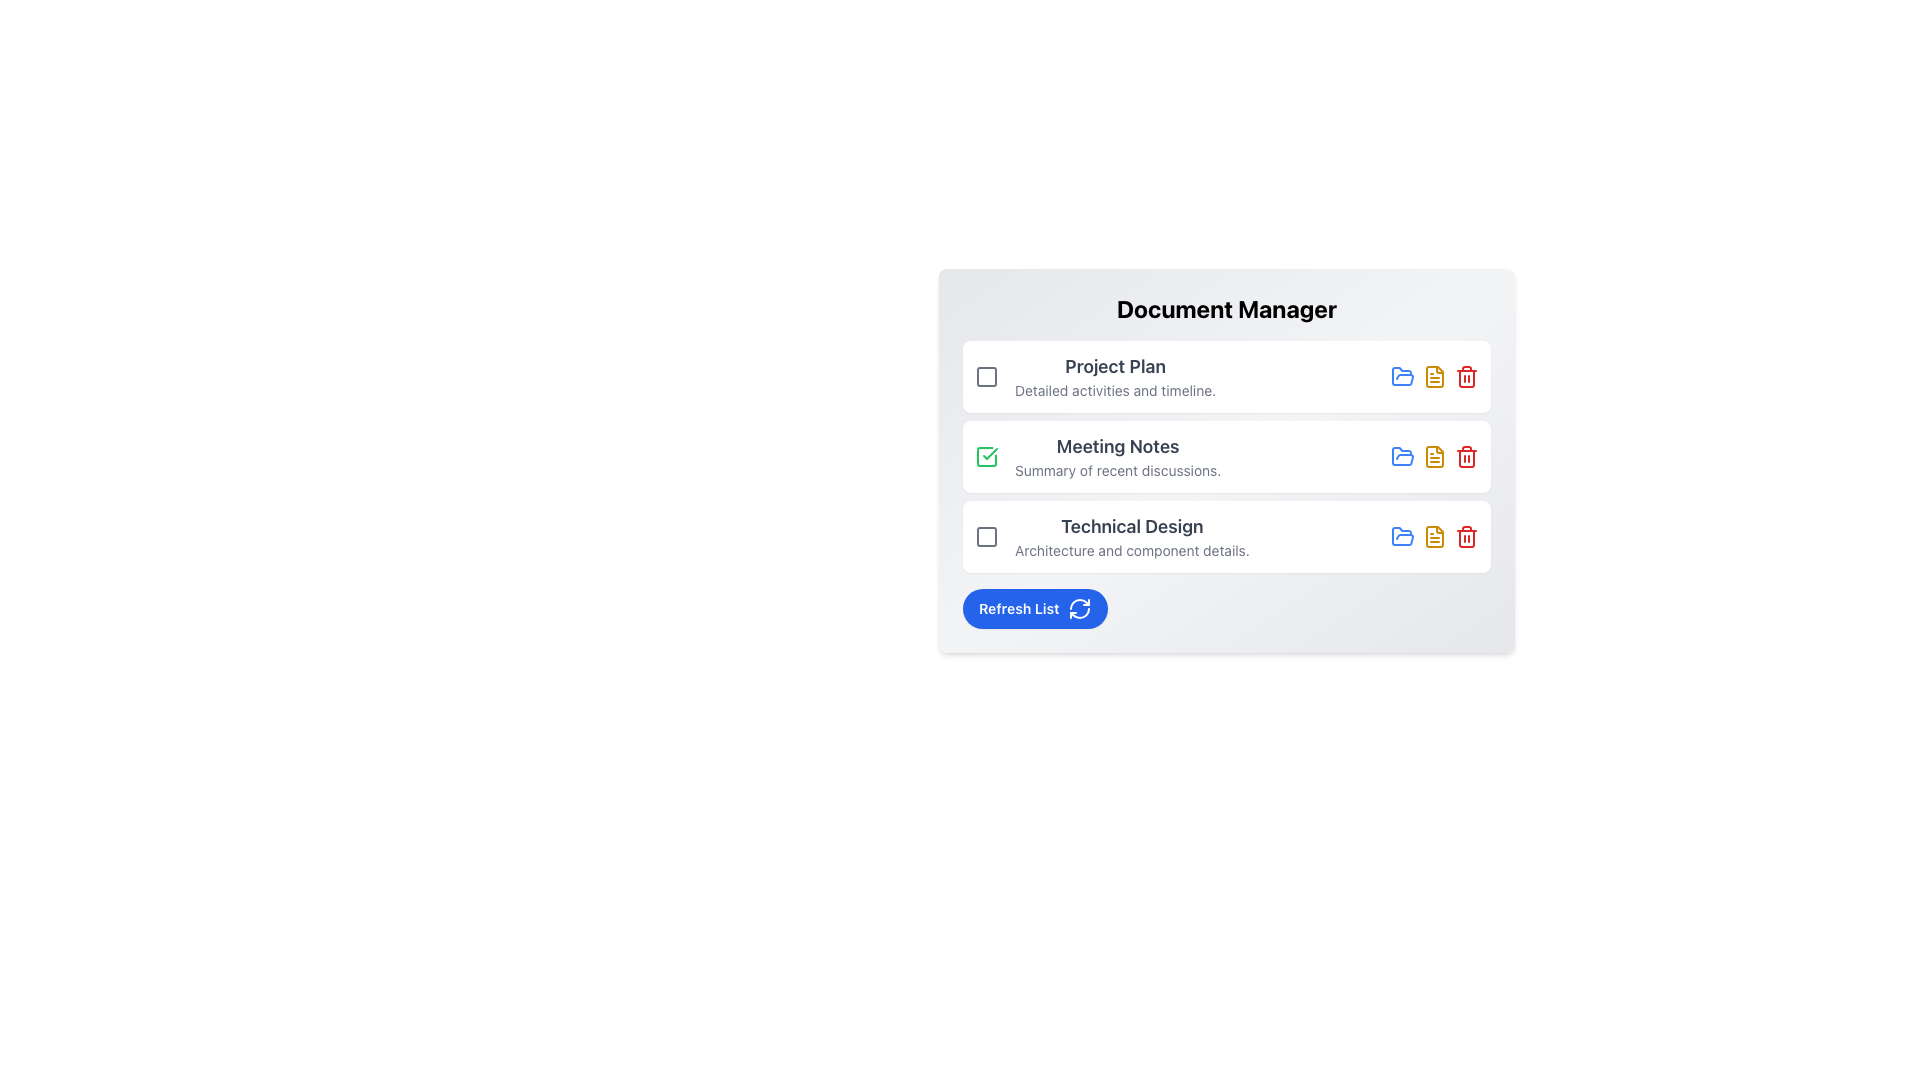  I want to click on the yellow file icon, which is the second interactive icon in the row of controls for the 'Meeting Notes' item in the Document Manager list, so click(1434, 456).